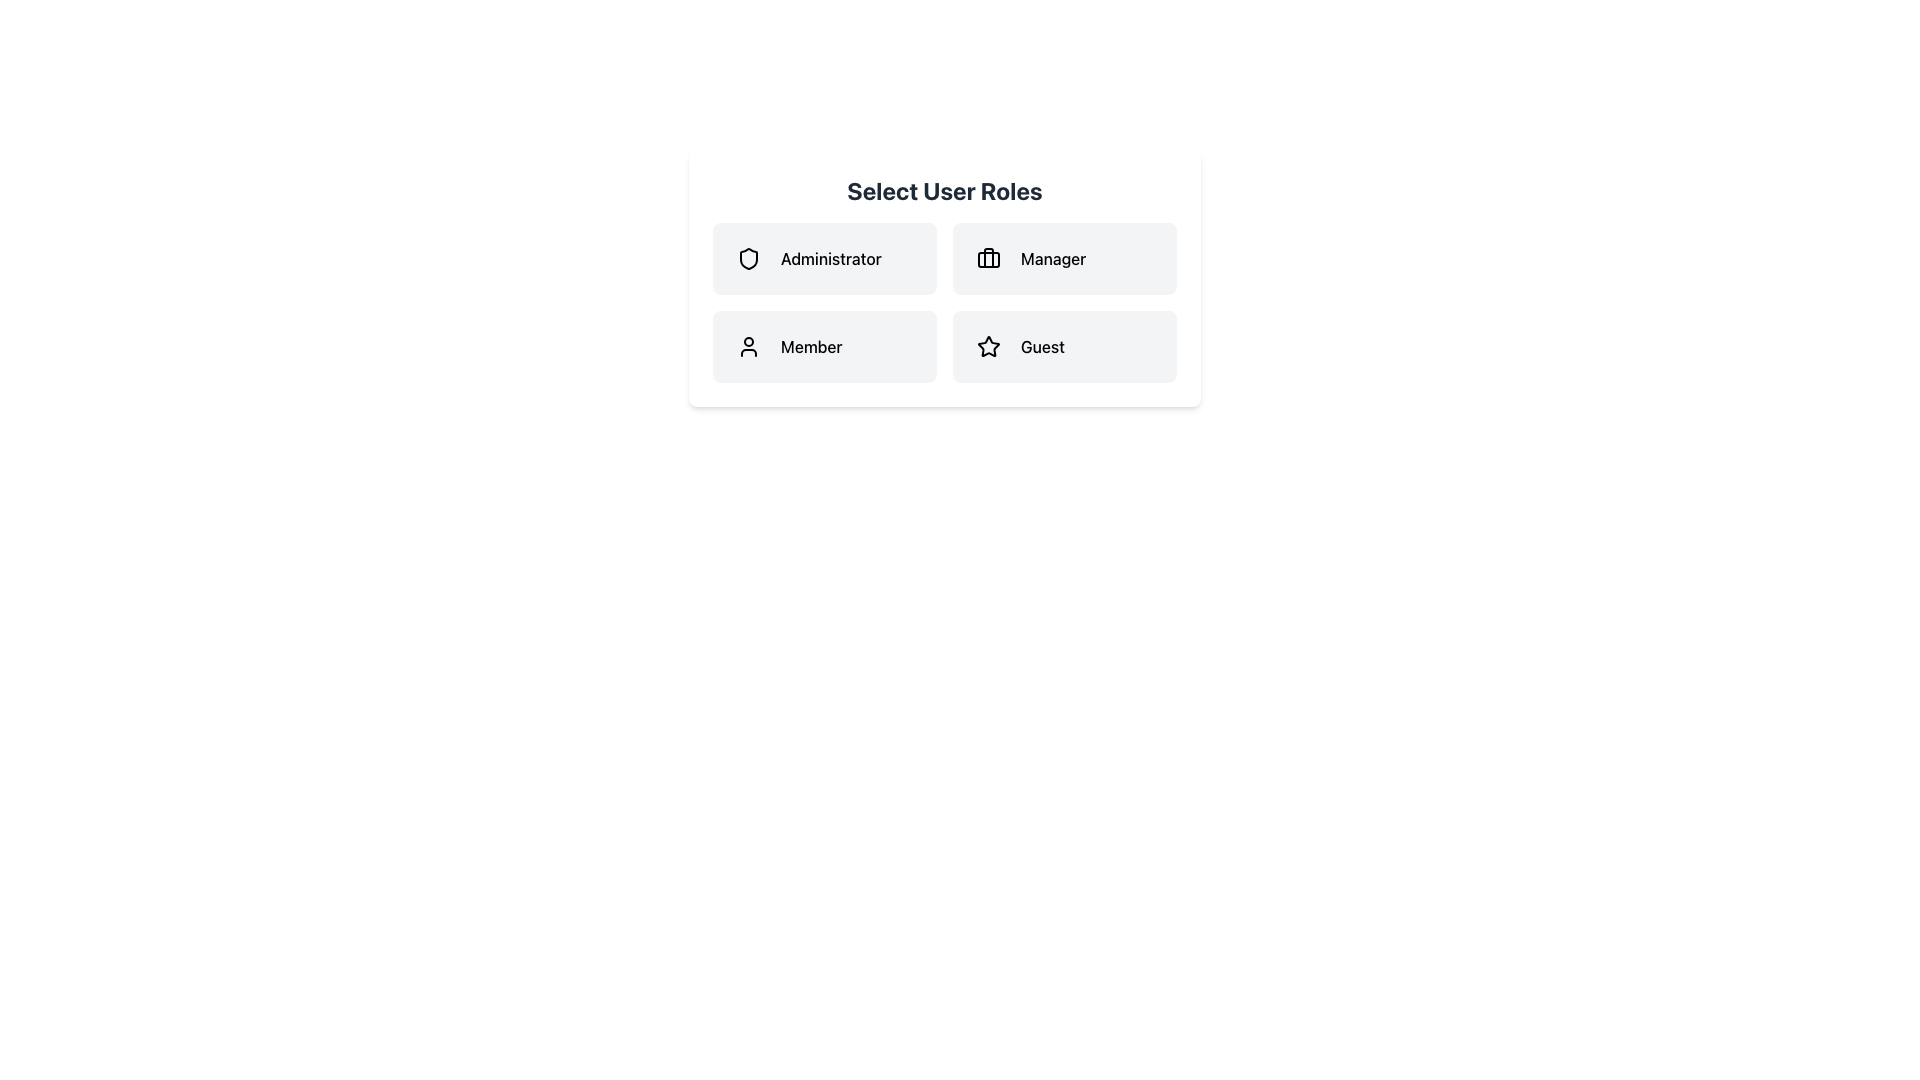 Image resolution: width=1920 pixels, height=1080 pixels. Describe the element at coordinates (1064, 257) in the screenshot. I see `the 'Manager' role selection button located in the top-right corner of the 'Select User Roles' grid` at that location.